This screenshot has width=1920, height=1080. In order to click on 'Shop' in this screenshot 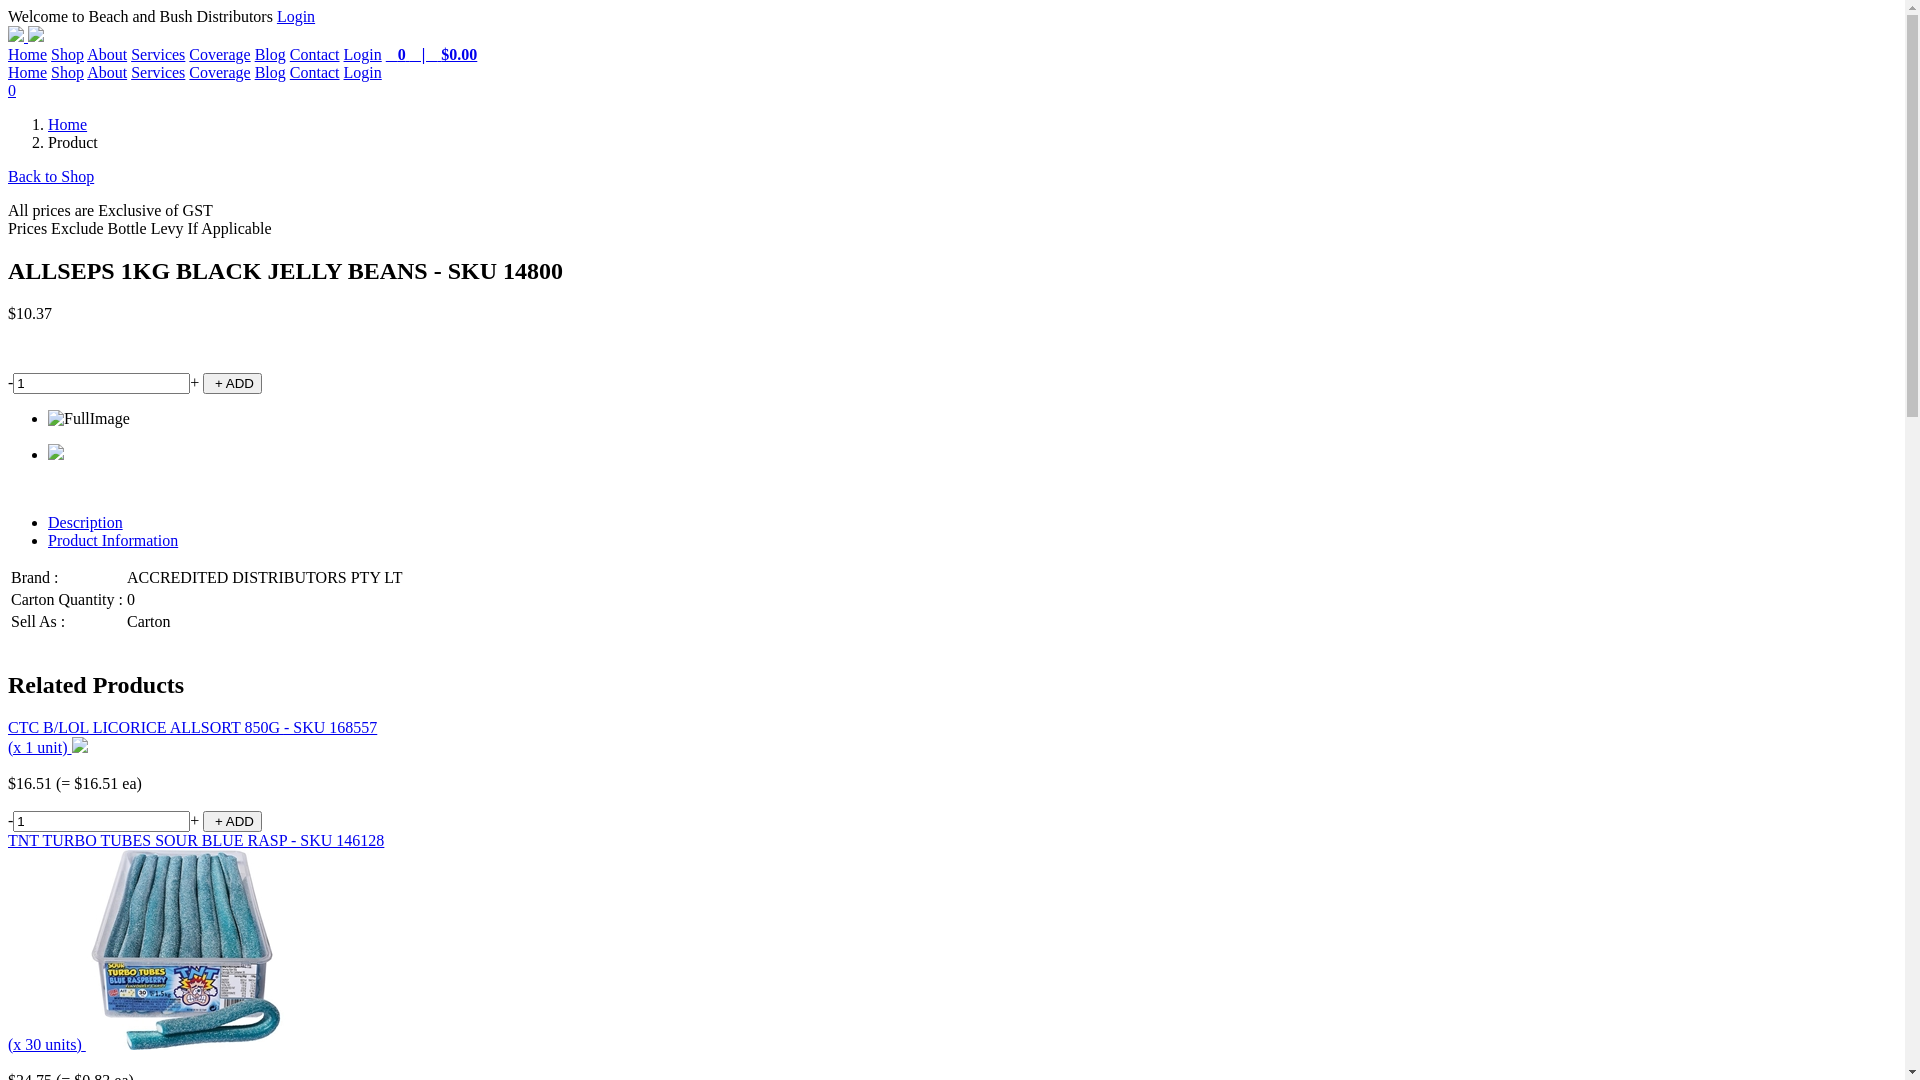, I will do `click(67, 53)`.